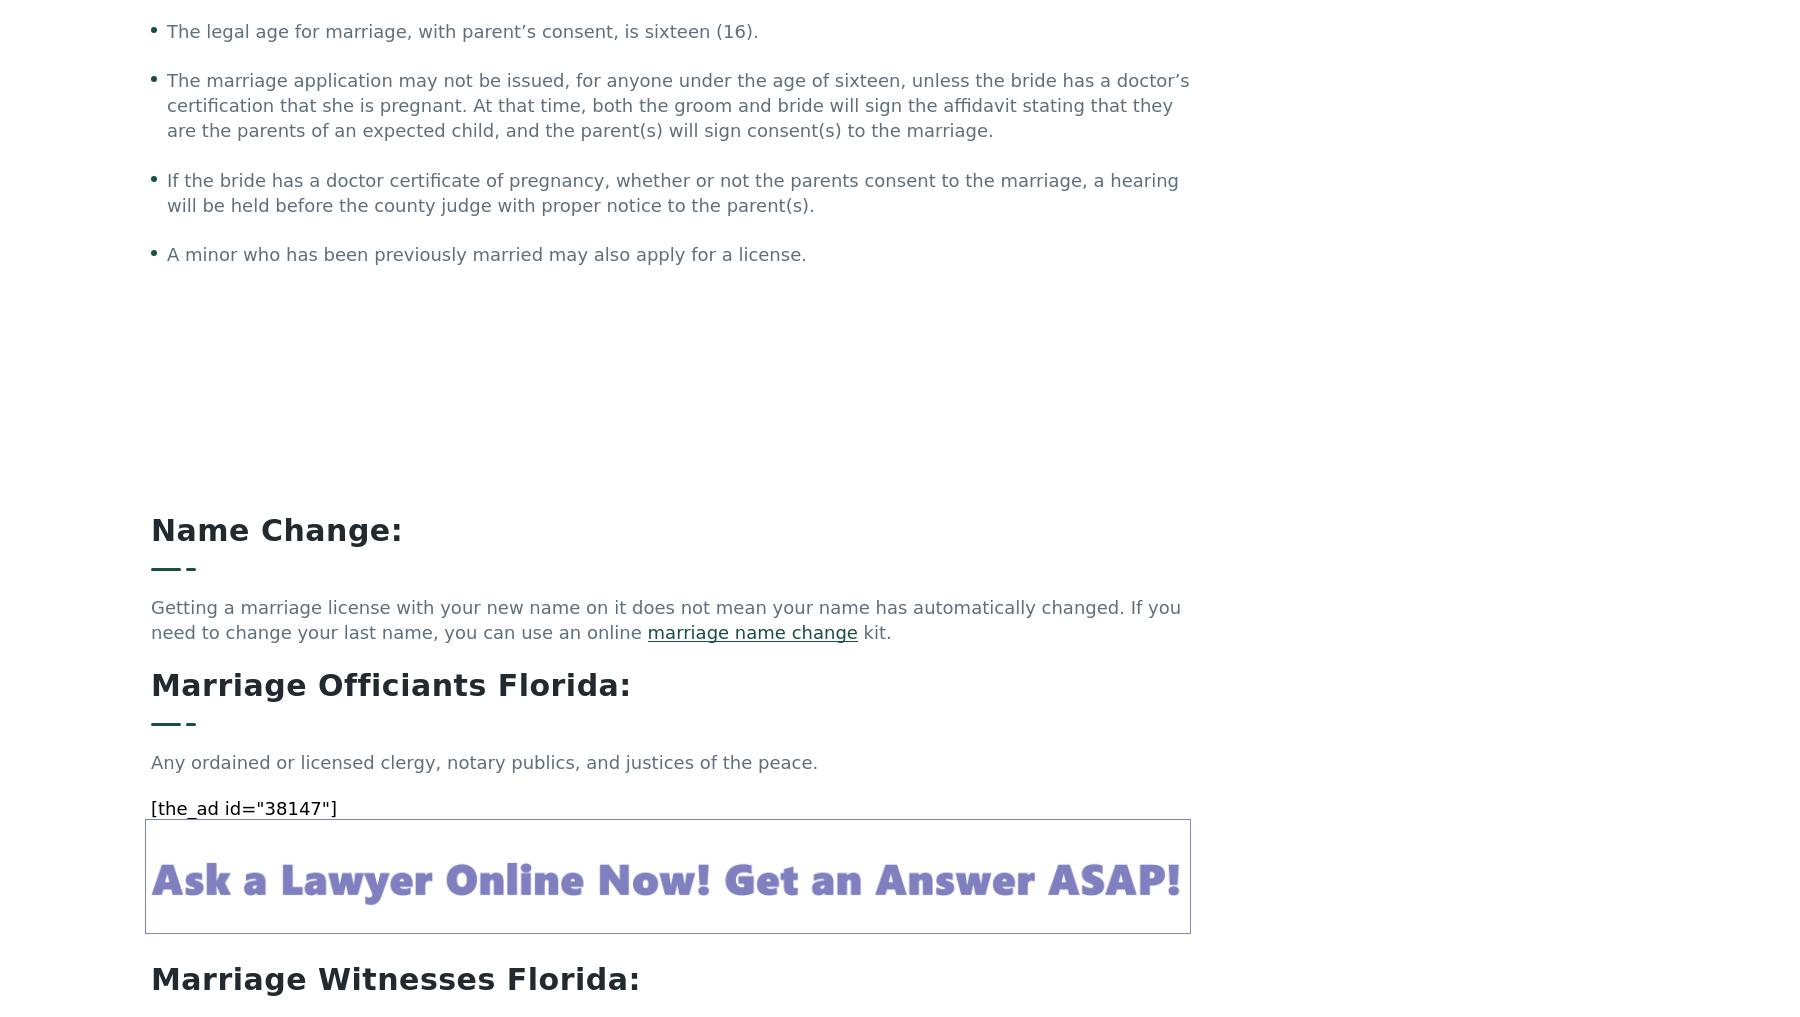 This screenshot has width=1800, height=1017. What do you see at coordinates (397, 796) in the screenshot?
I see `'Marriage license is valid for 60 days after issuance.'` at bounding box center [397, 796].